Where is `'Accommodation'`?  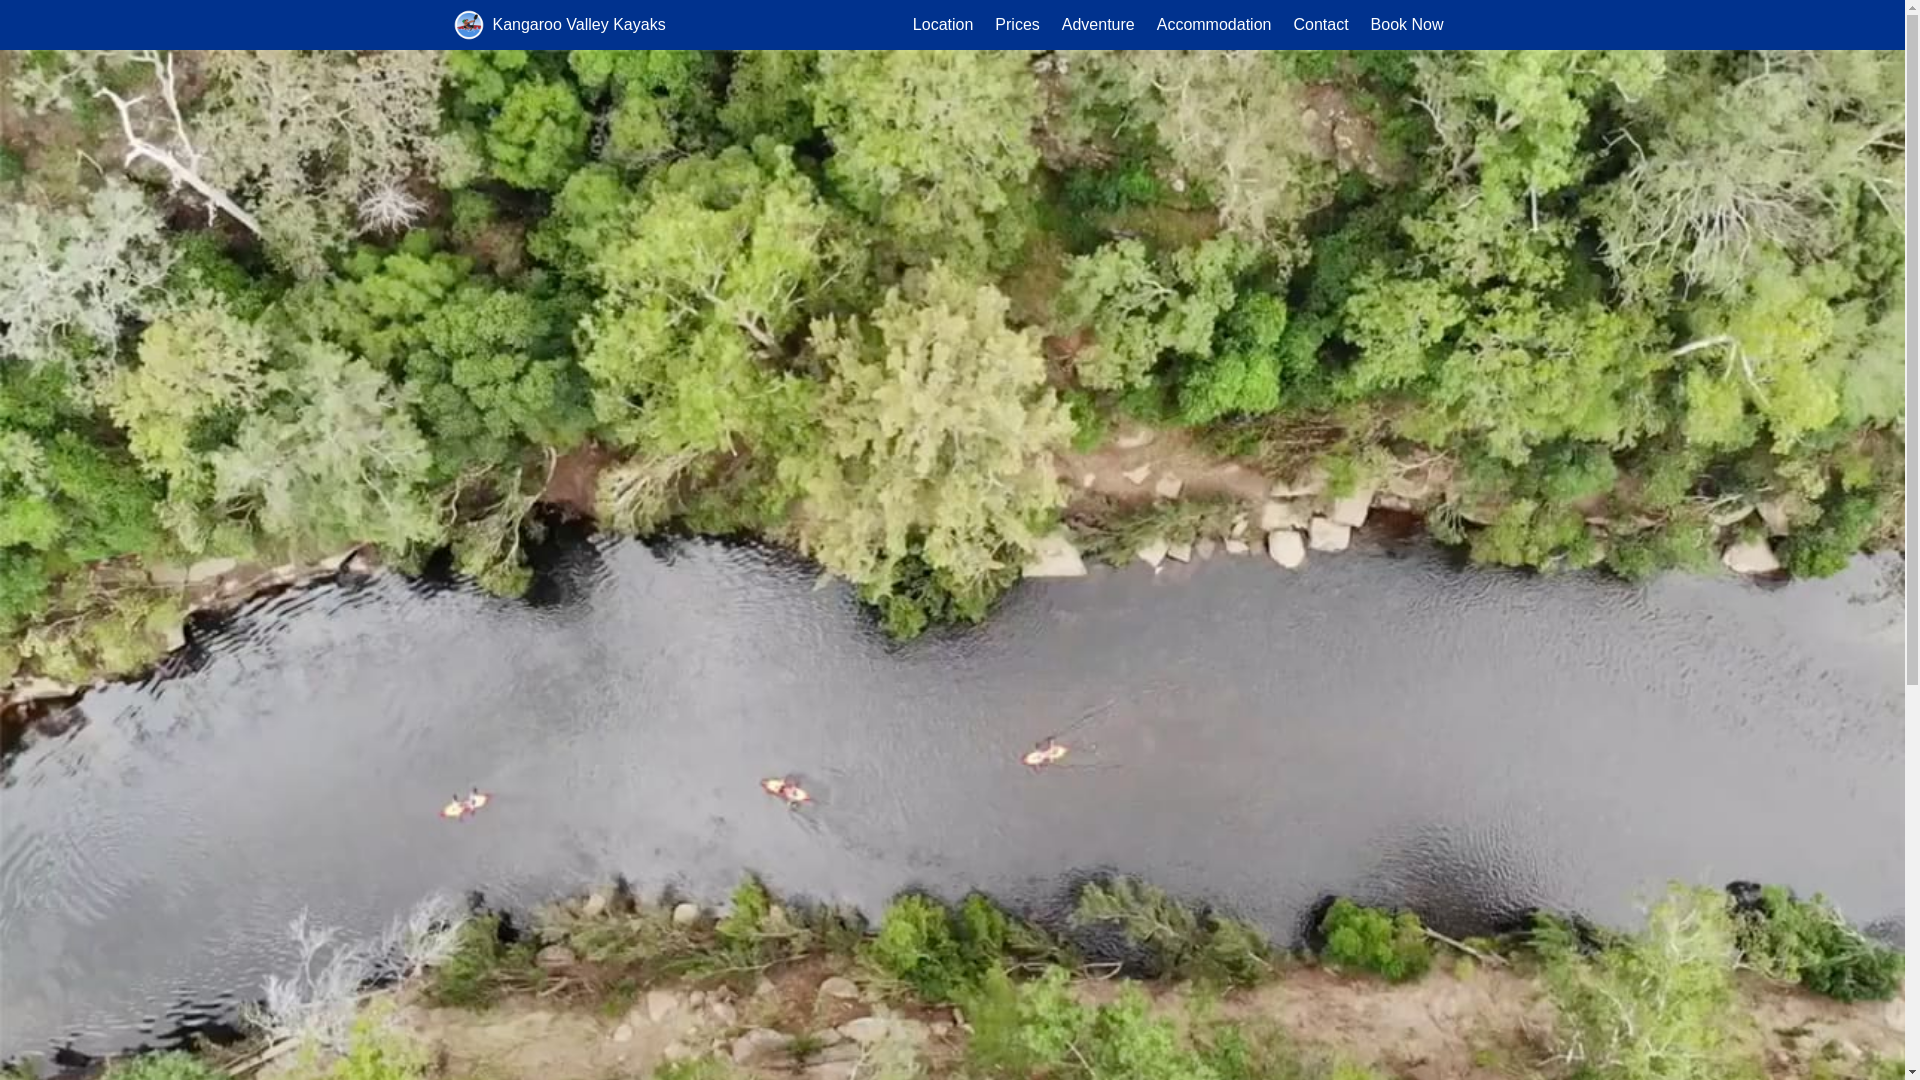
'Accommodation' is located at coordinates (1213, 24).